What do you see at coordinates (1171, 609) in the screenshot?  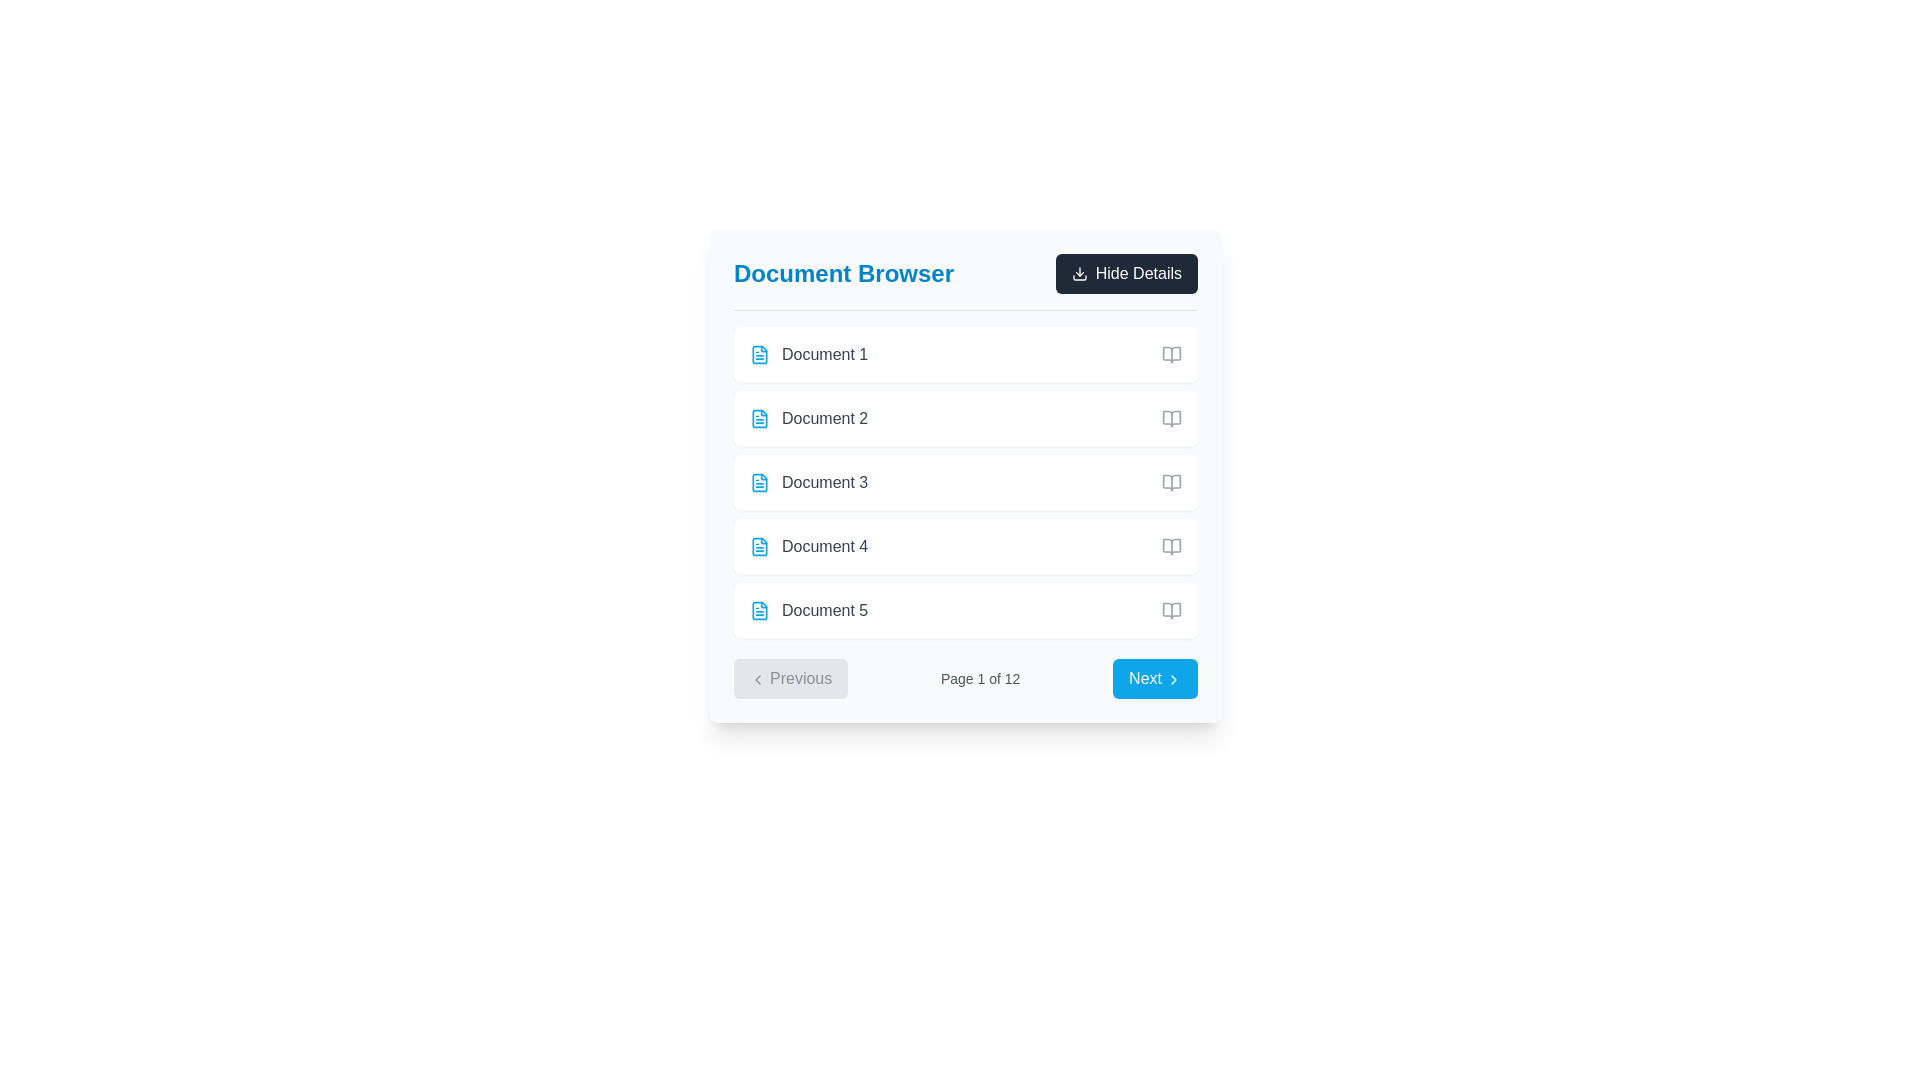 I see `the action button located to the right of 'Document 5' in the document browser interface to change its color` at bounding box center [1171, 609].